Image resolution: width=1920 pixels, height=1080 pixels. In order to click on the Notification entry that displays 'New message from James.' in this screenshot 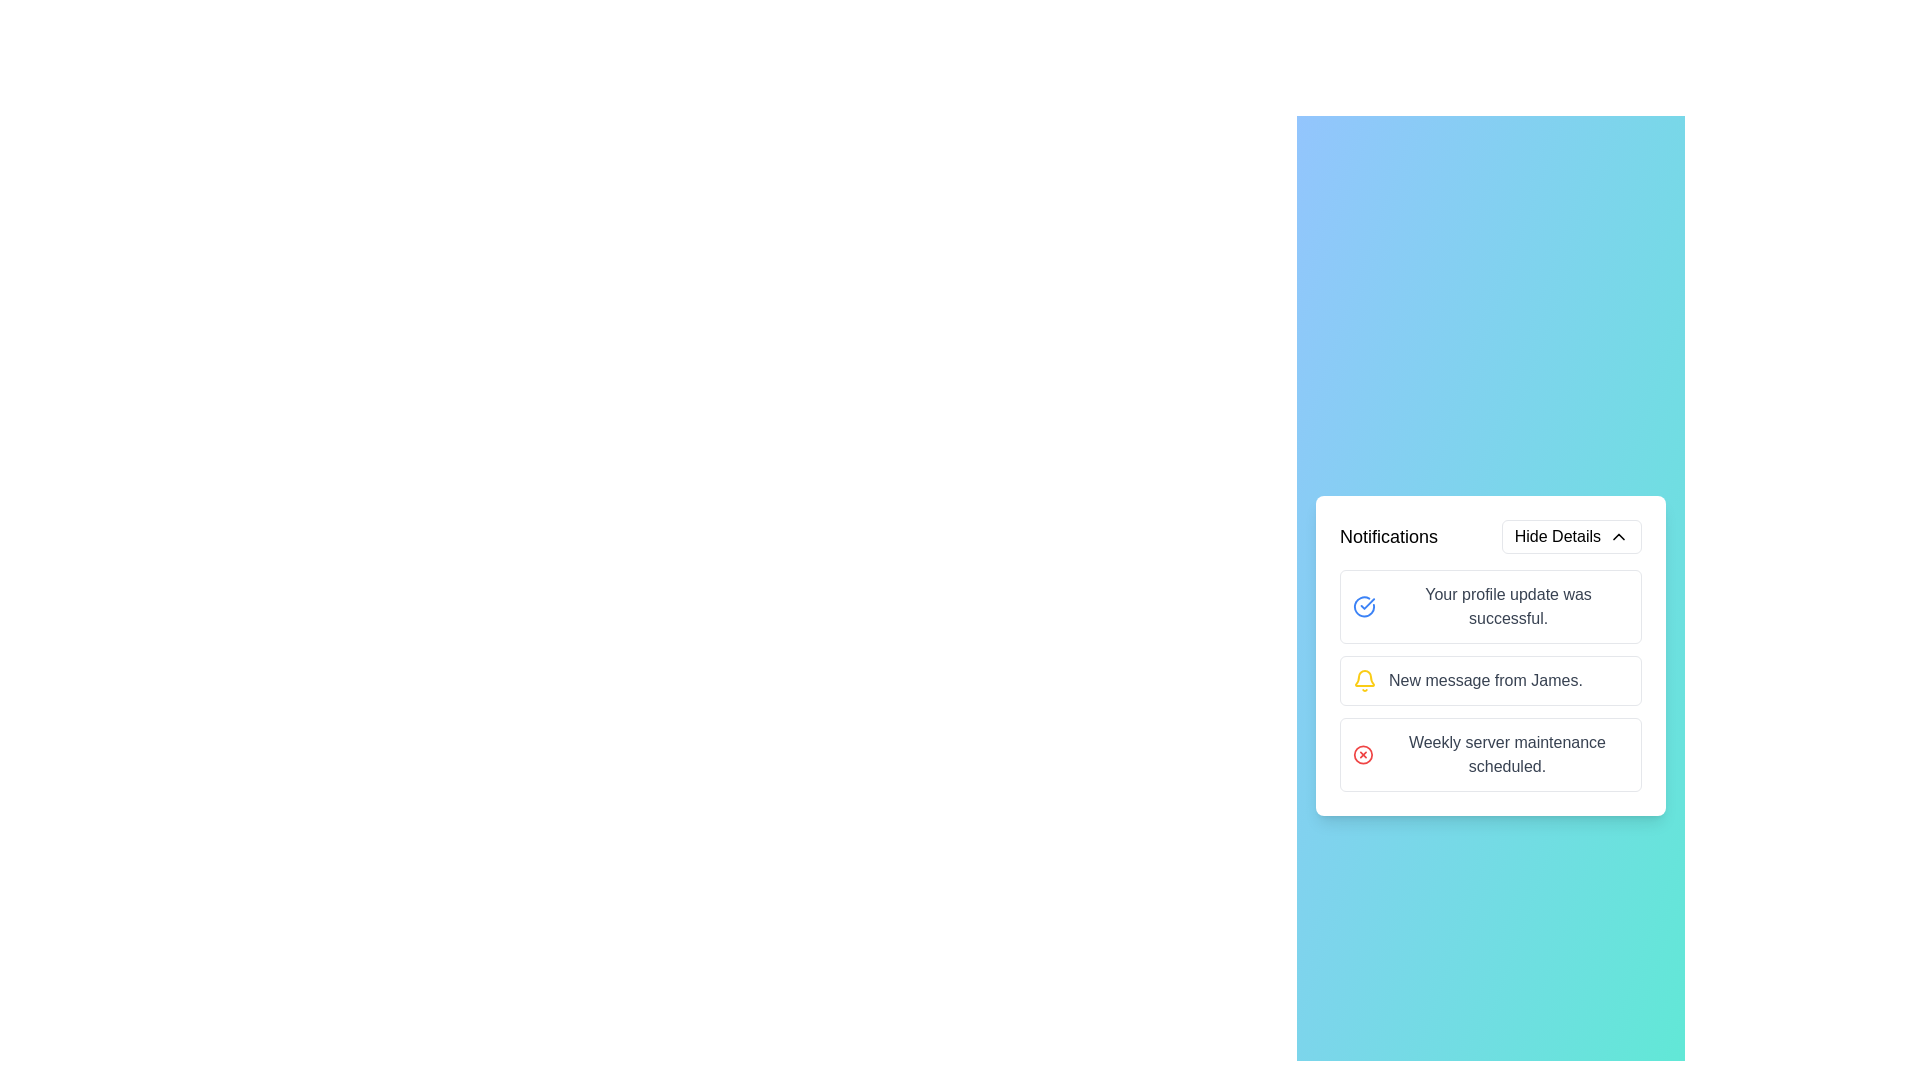, I will do `click(1491, 655)`.